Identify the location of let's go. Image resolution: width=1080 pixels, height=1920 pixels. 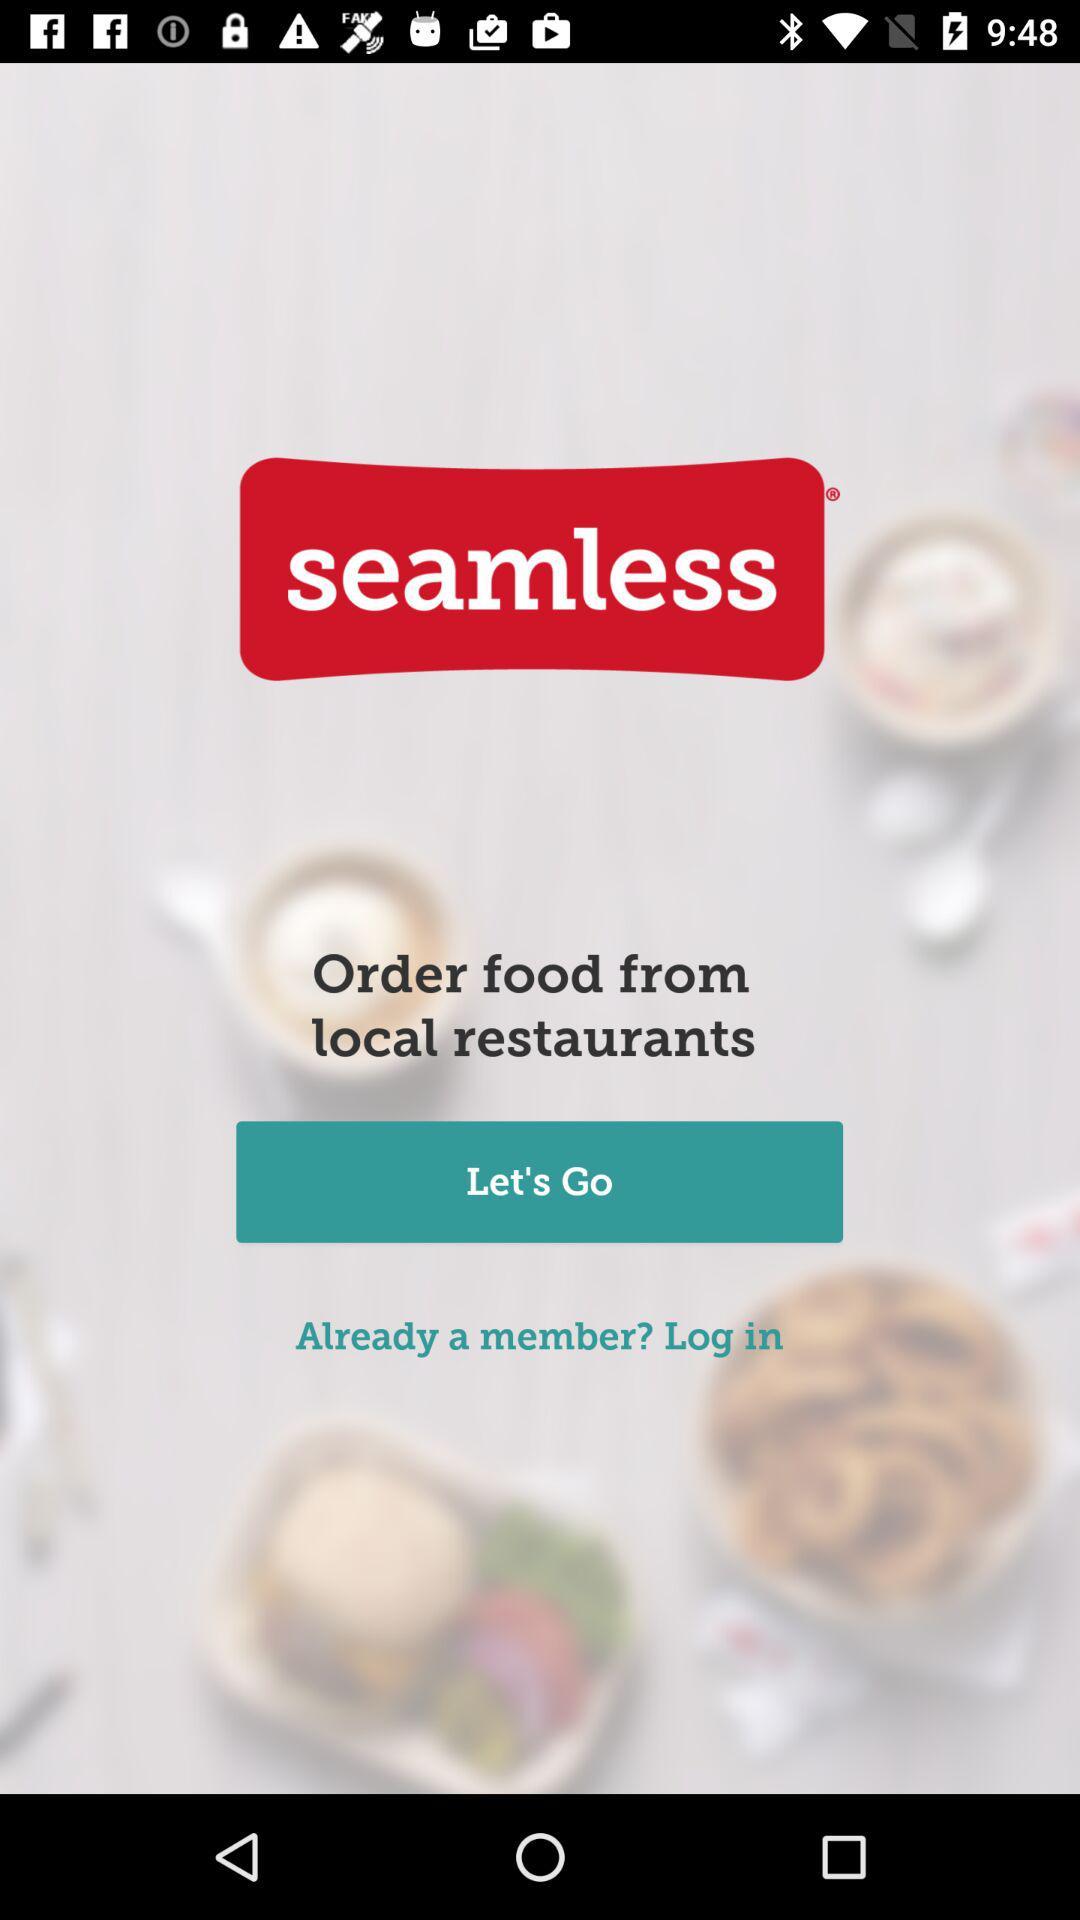
(538, 1184).